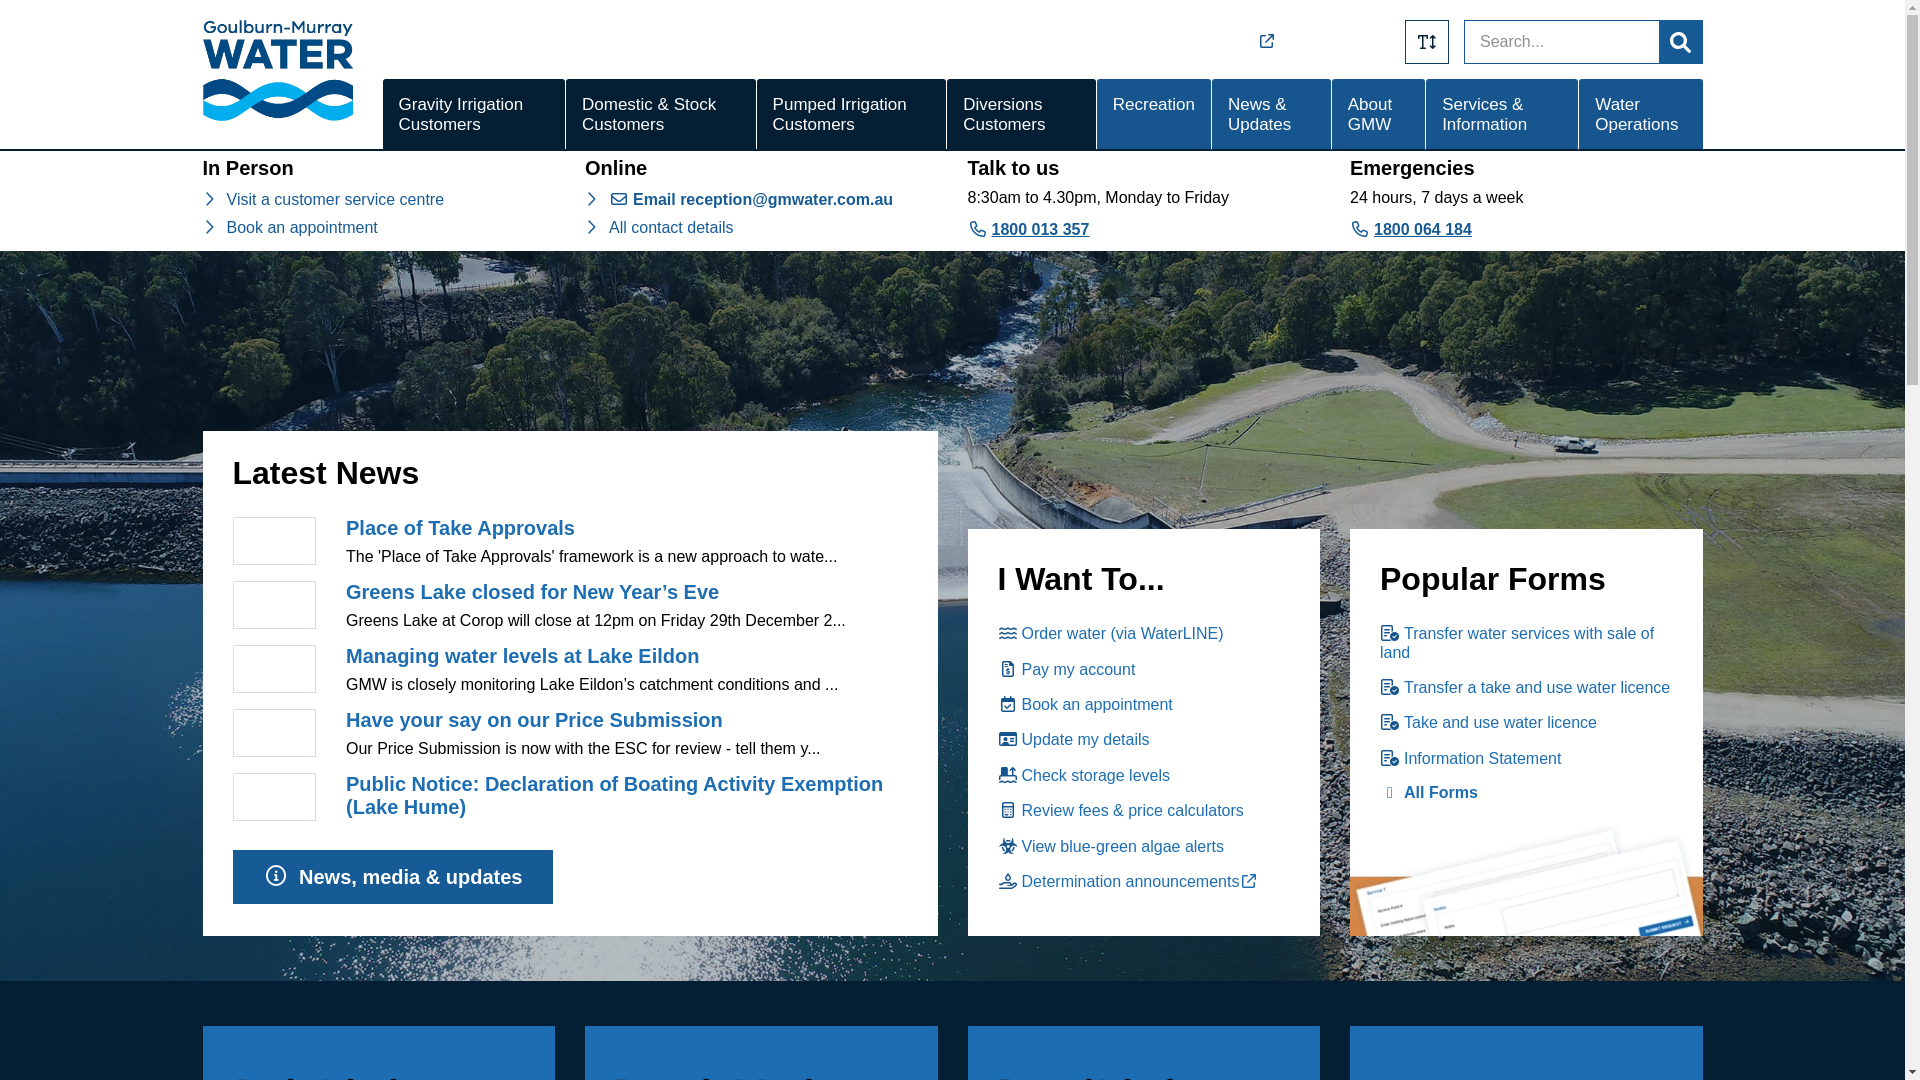 The height and width of the screenshot is (1080, 1920). What do you see at coordinates (276, 115) in the screenshot?
I see `'Return to the home page'` at bounding box center [276, 115].